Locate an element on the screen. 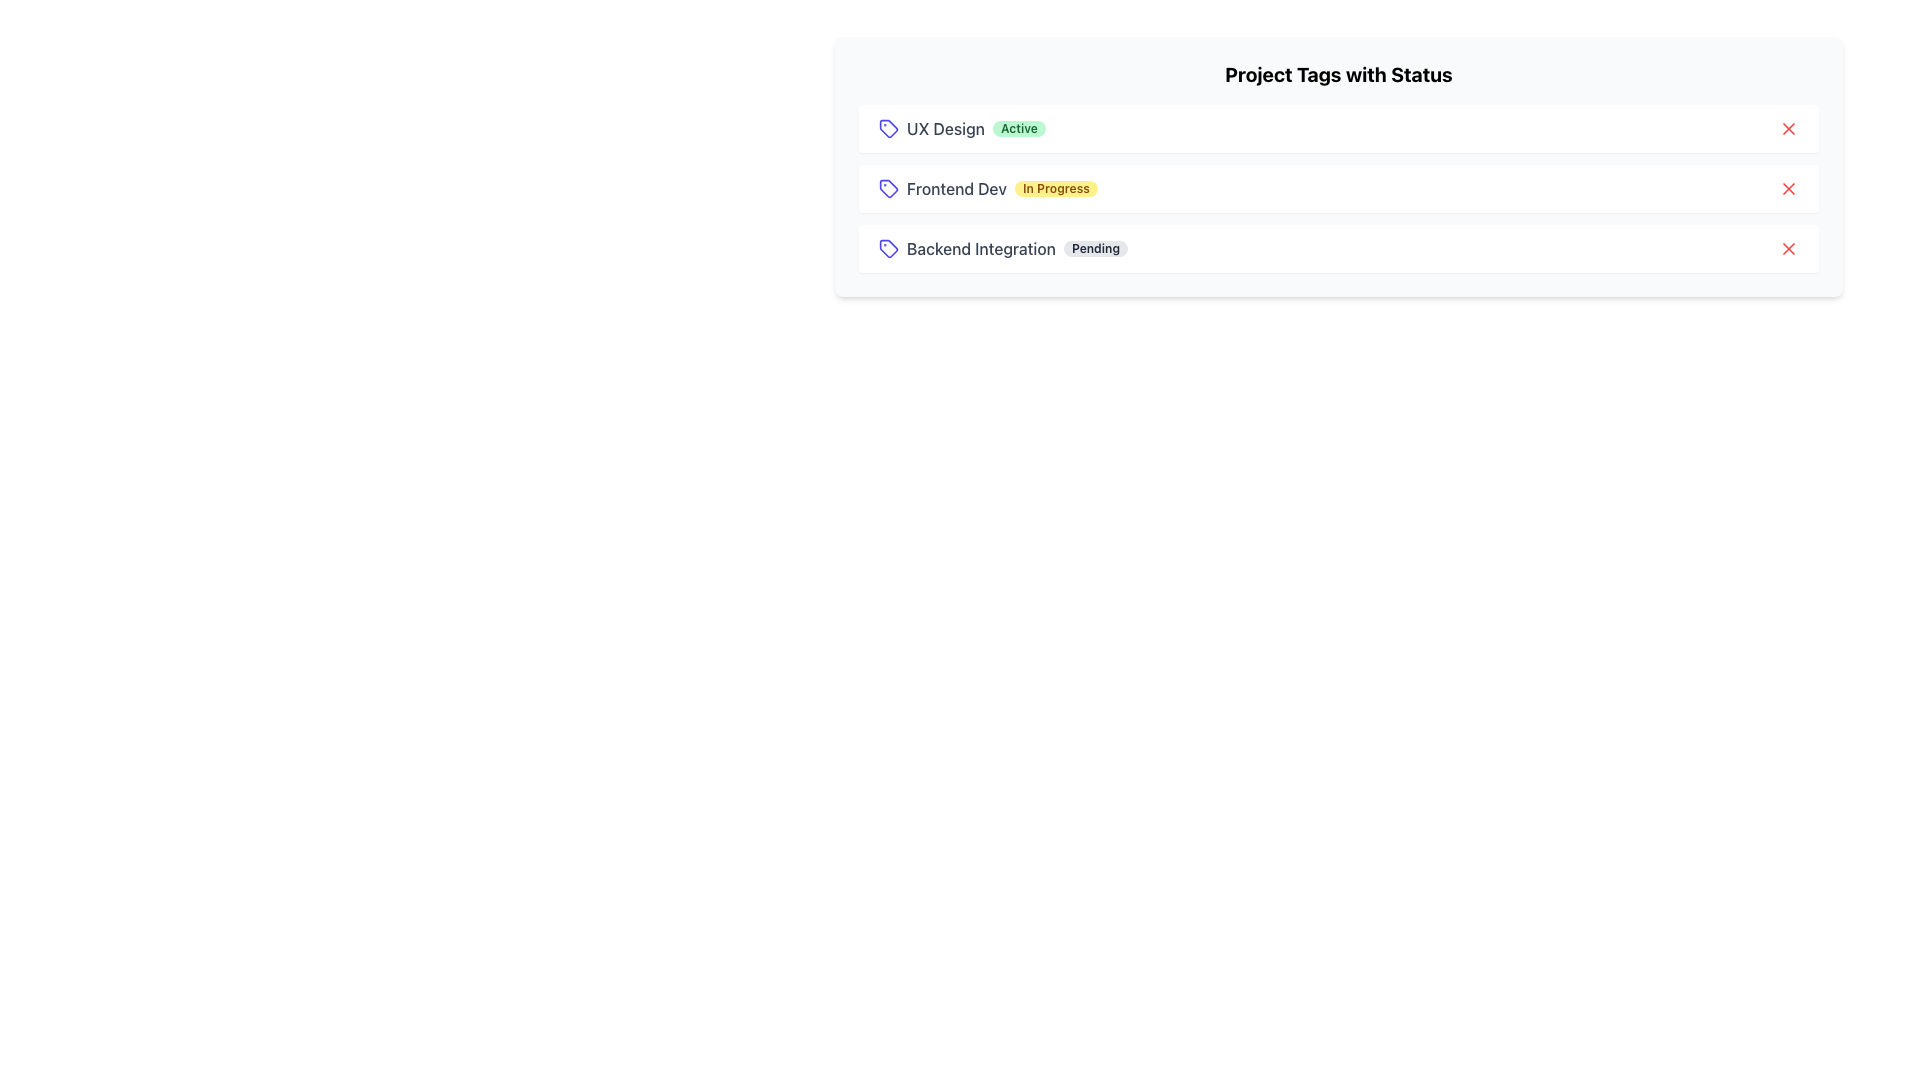  the SVG tag icon outlined in indigo color, which is the first visual component in the 'Backend IntegrationPending' item in the project statuses list is located at coordinates (887, 248).